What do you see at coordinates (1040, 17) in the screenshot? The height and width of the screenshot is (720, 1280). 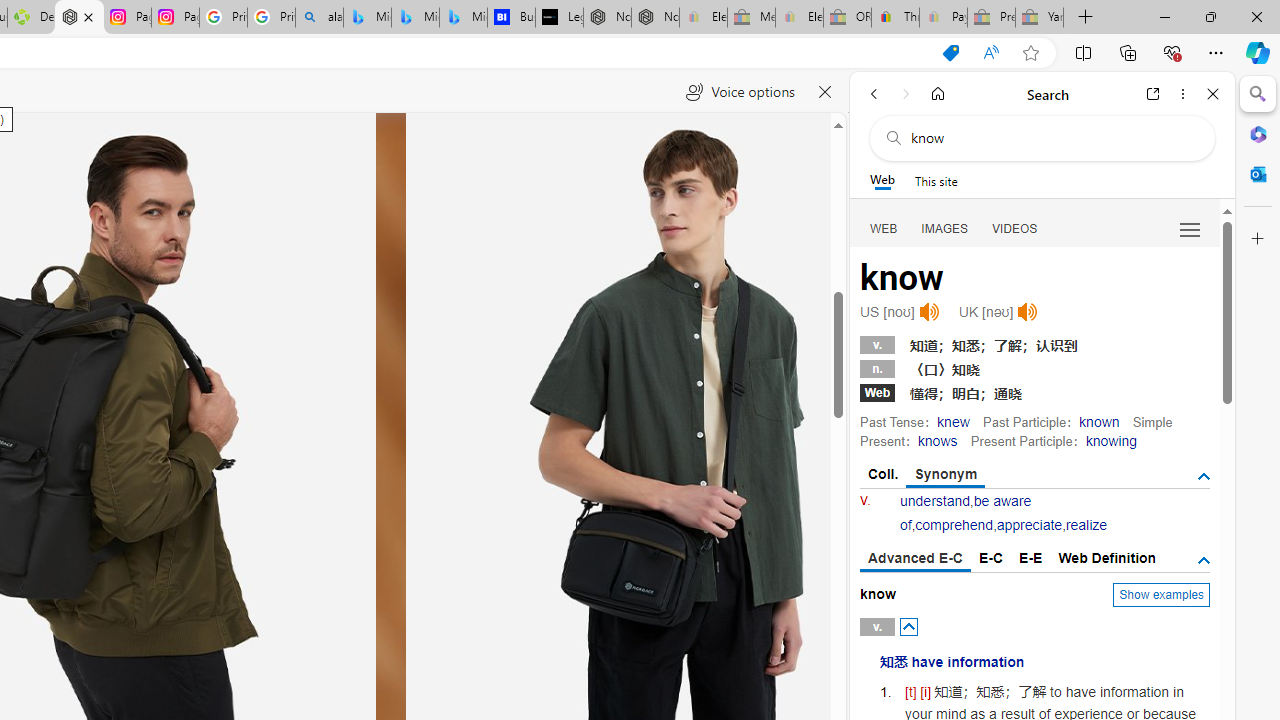 I see `'Yard, Garden & Outdoor Living - Sleeping'` at bounding box center [1040, 17].